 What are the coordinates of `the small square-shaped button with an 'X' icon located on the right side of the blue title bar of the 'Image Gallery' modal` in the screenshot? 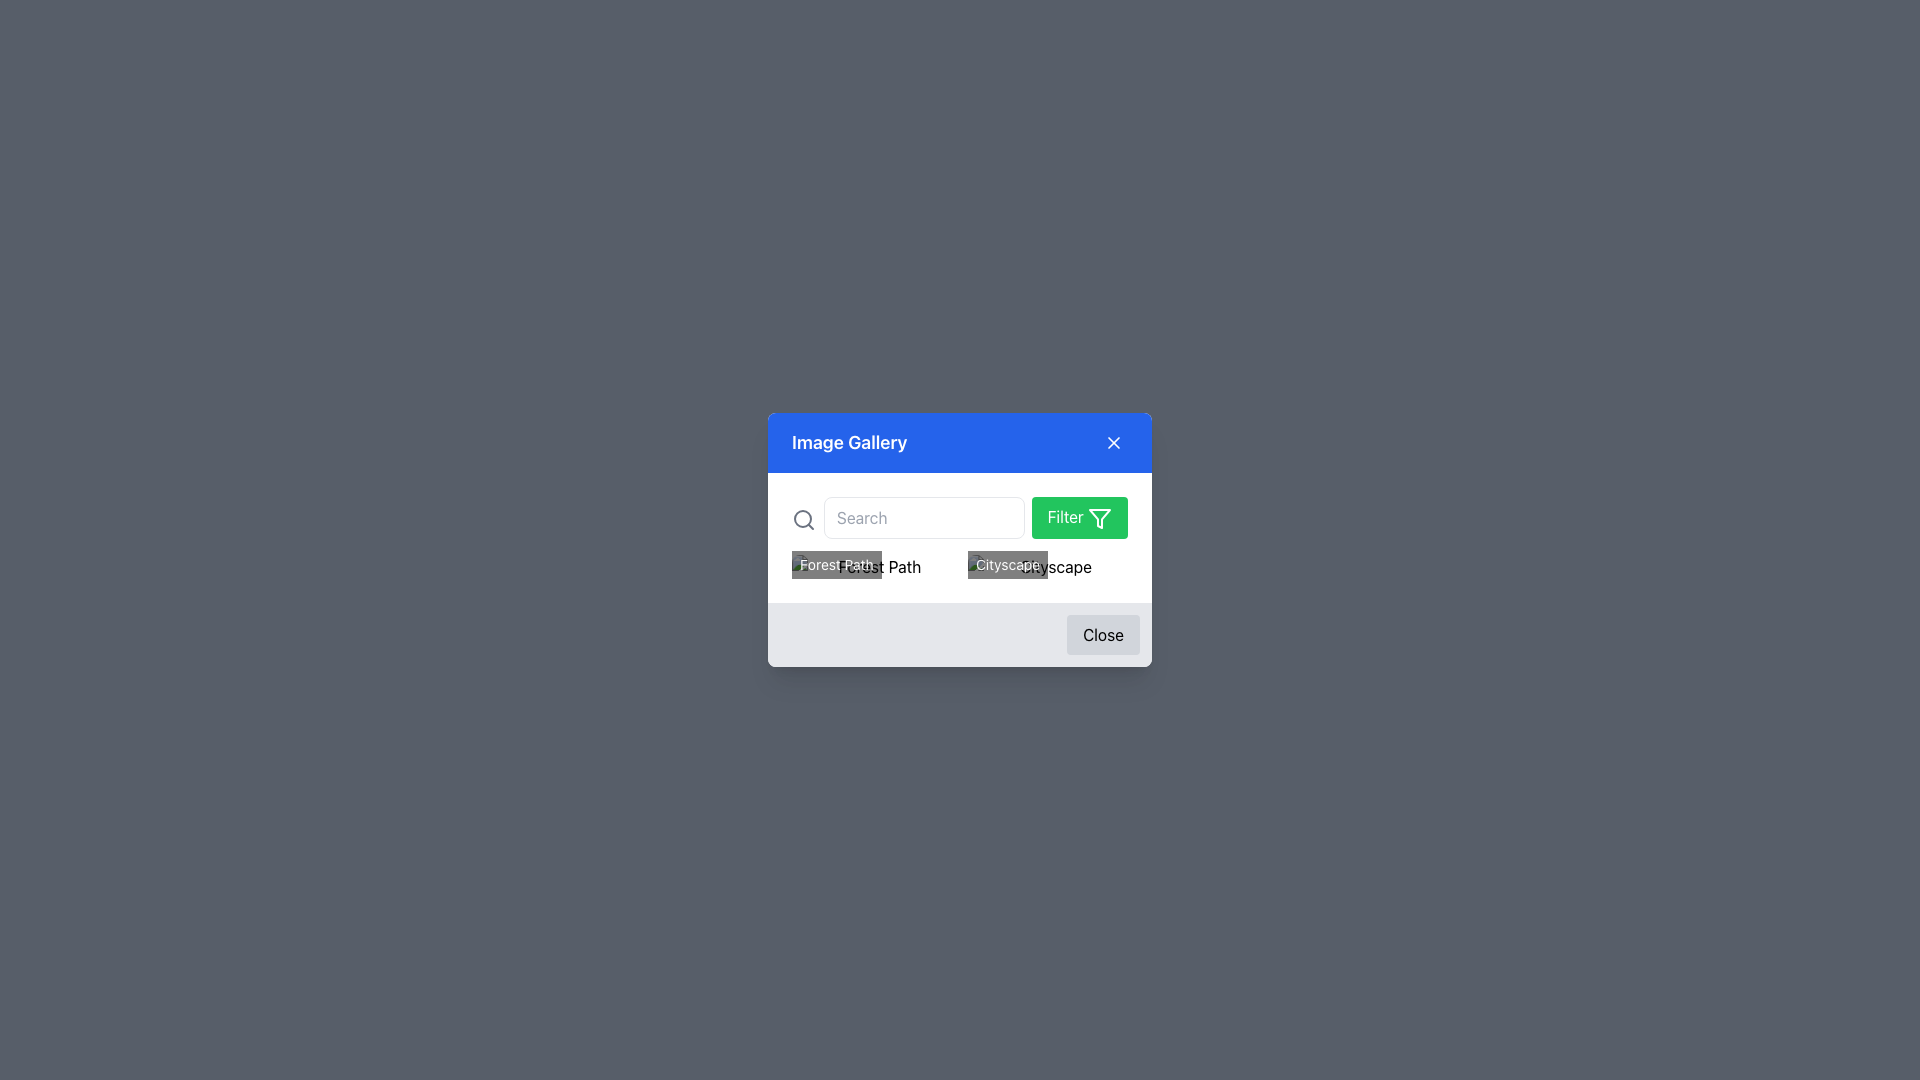 It's located at (1112, 442).